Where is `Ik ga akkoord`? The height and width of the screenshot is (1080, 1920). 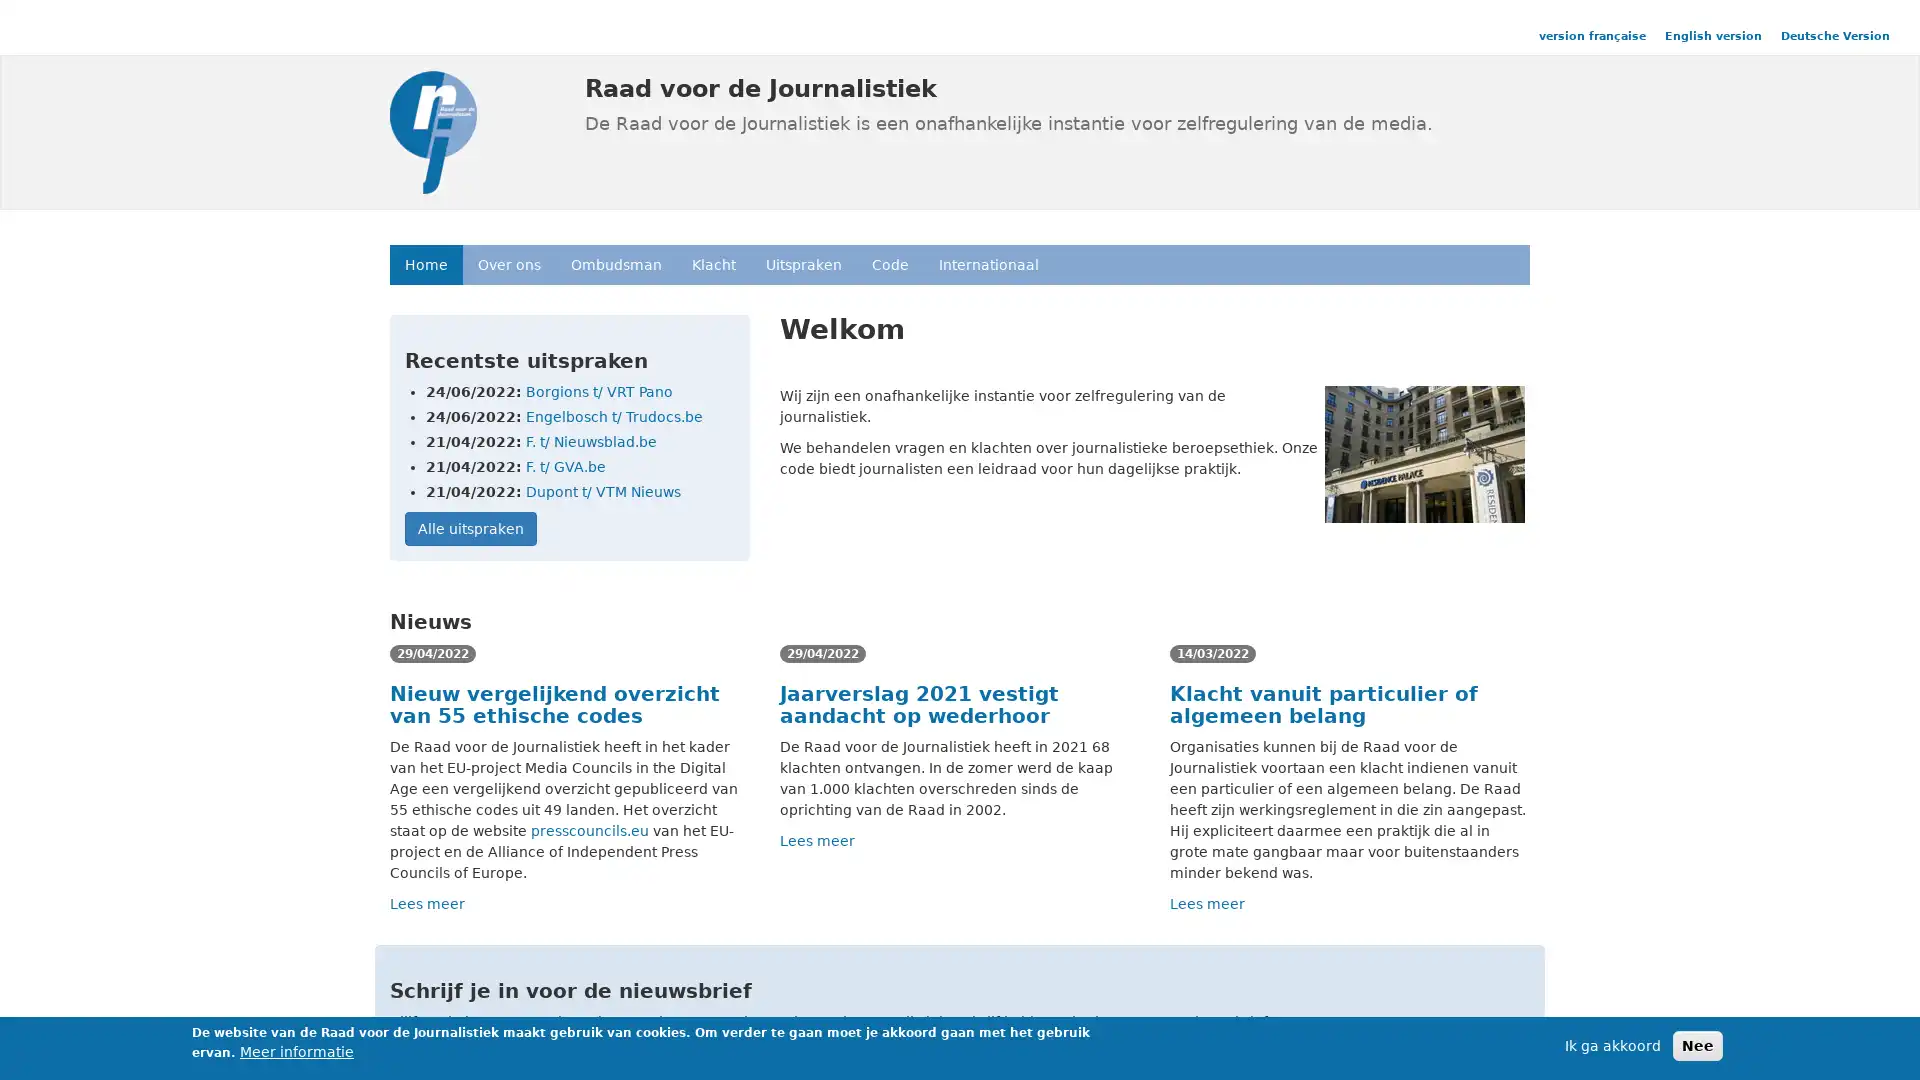 Ik ga akkoord is located at coordinates (1612, 1044).